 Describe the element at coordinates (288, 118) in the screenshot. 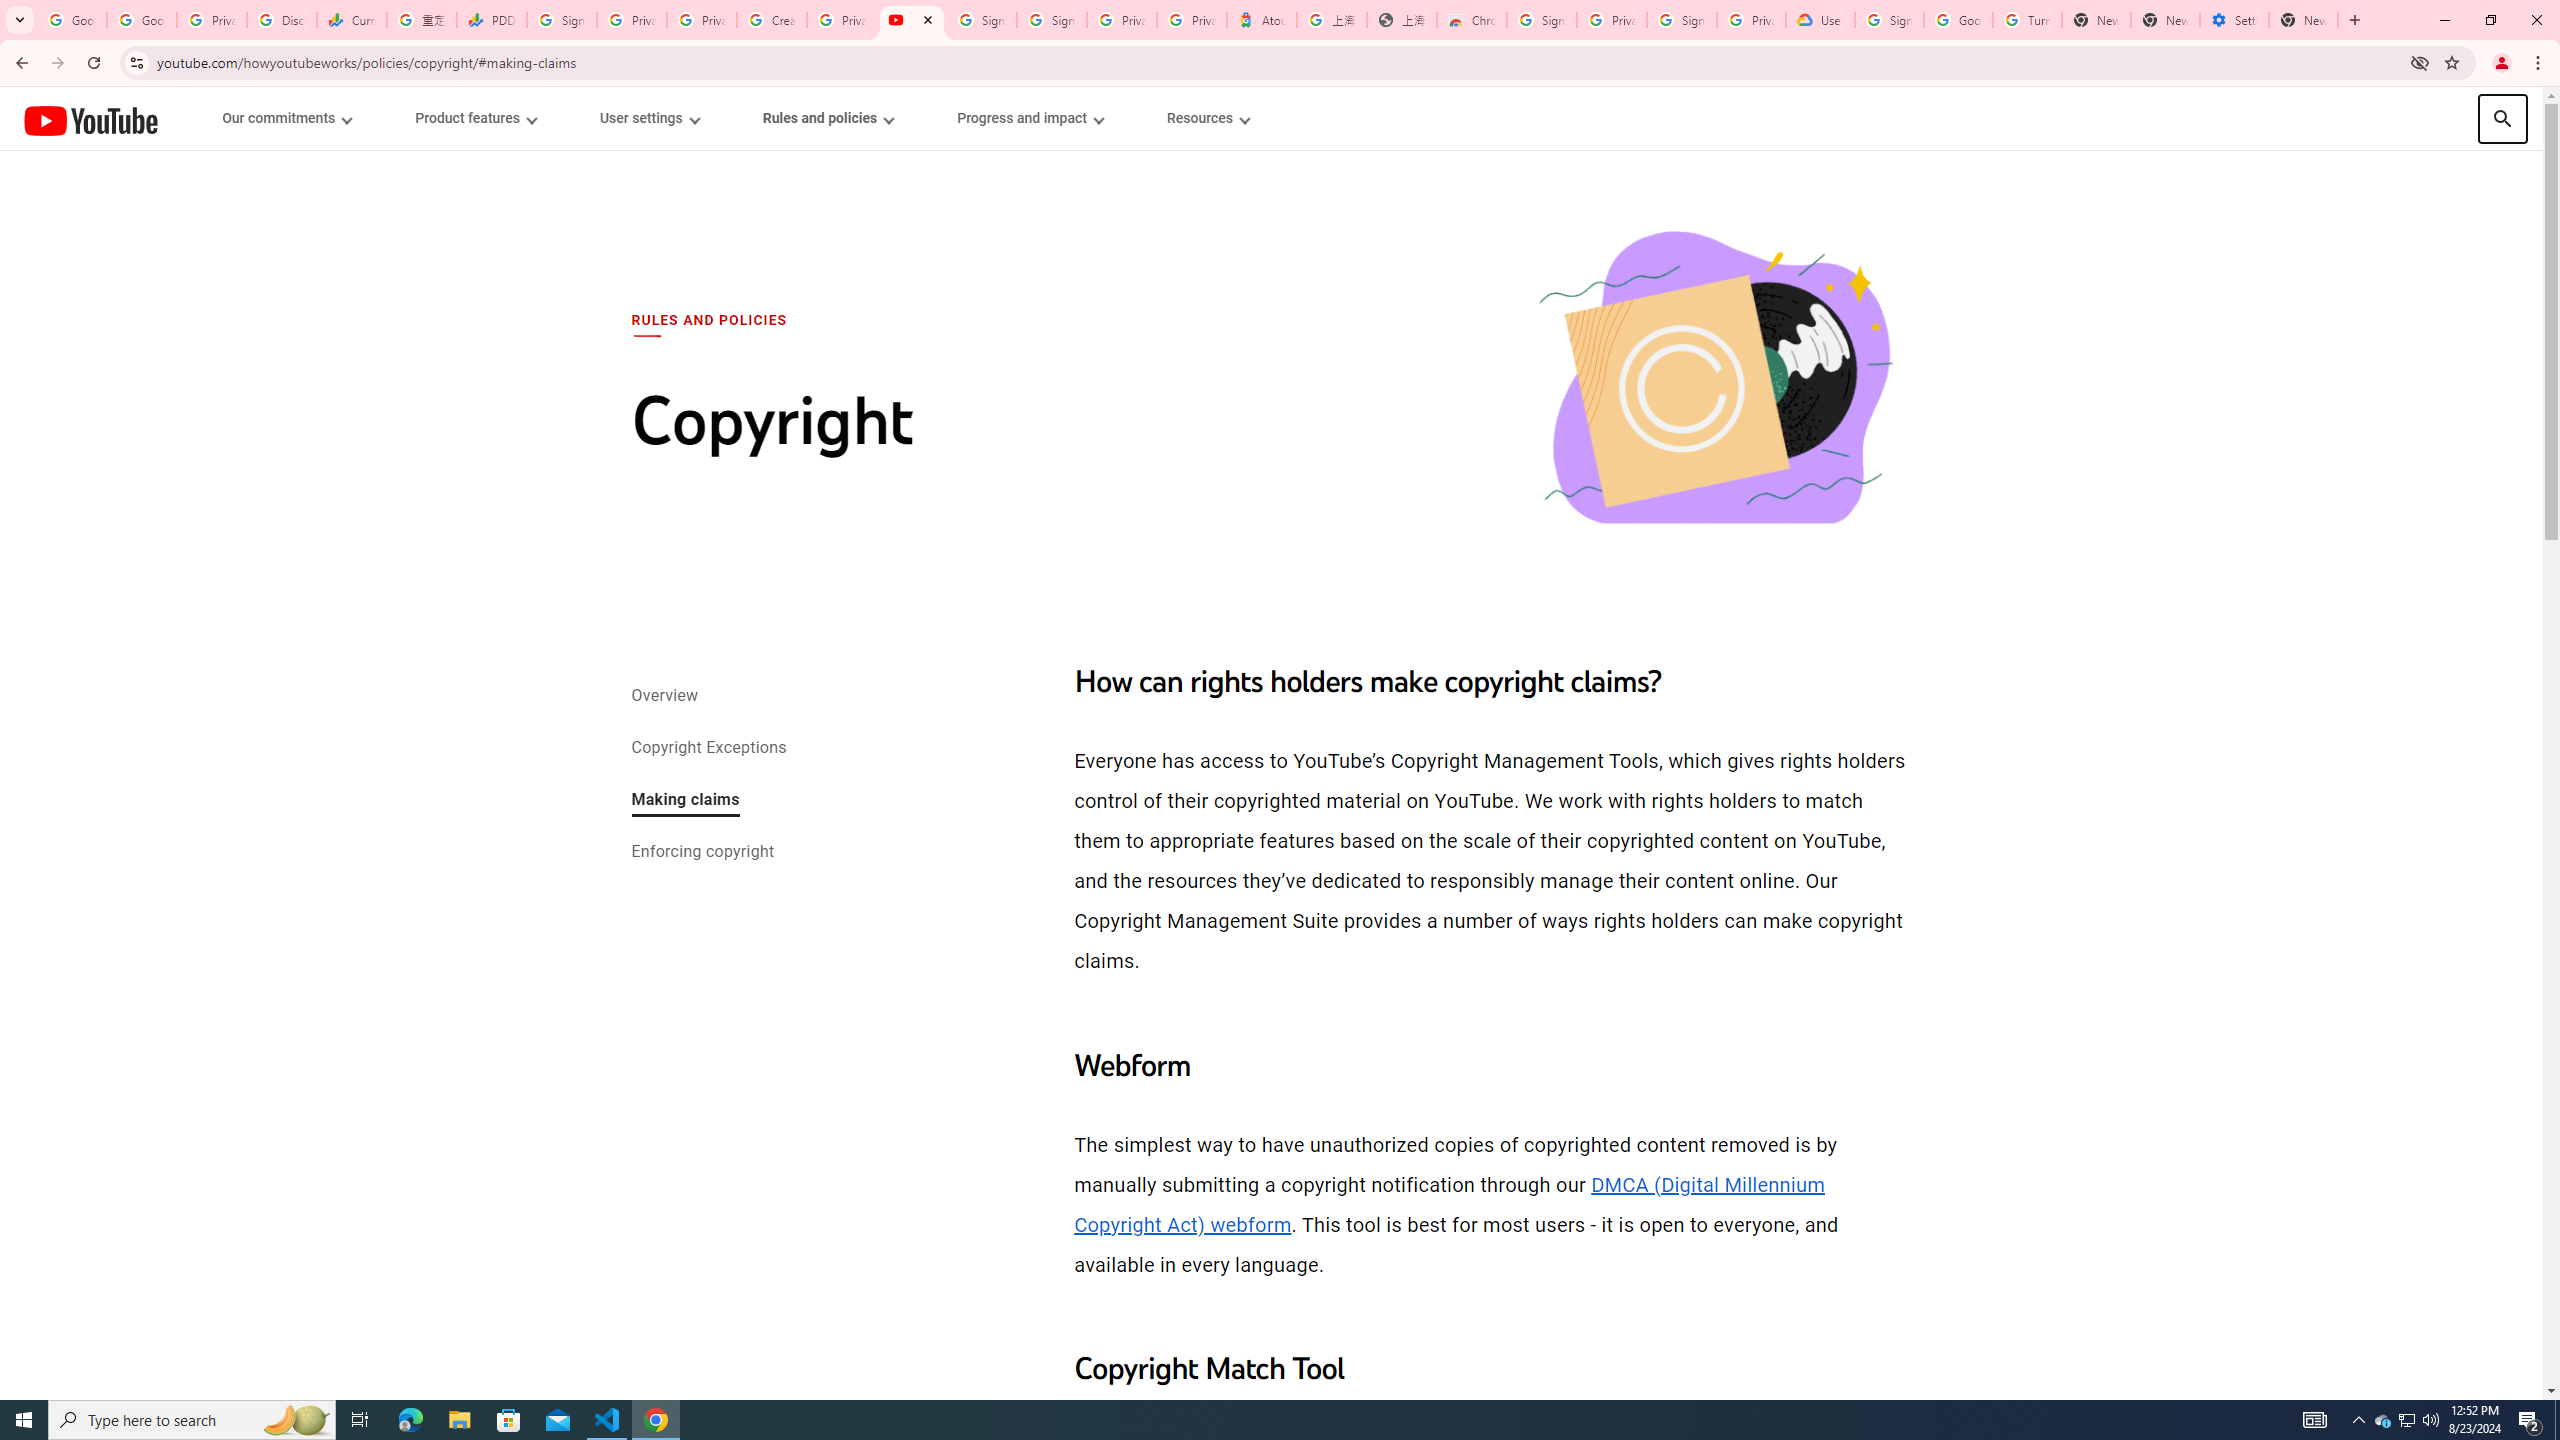

I see `'Our commitments menupopup'` at that location.